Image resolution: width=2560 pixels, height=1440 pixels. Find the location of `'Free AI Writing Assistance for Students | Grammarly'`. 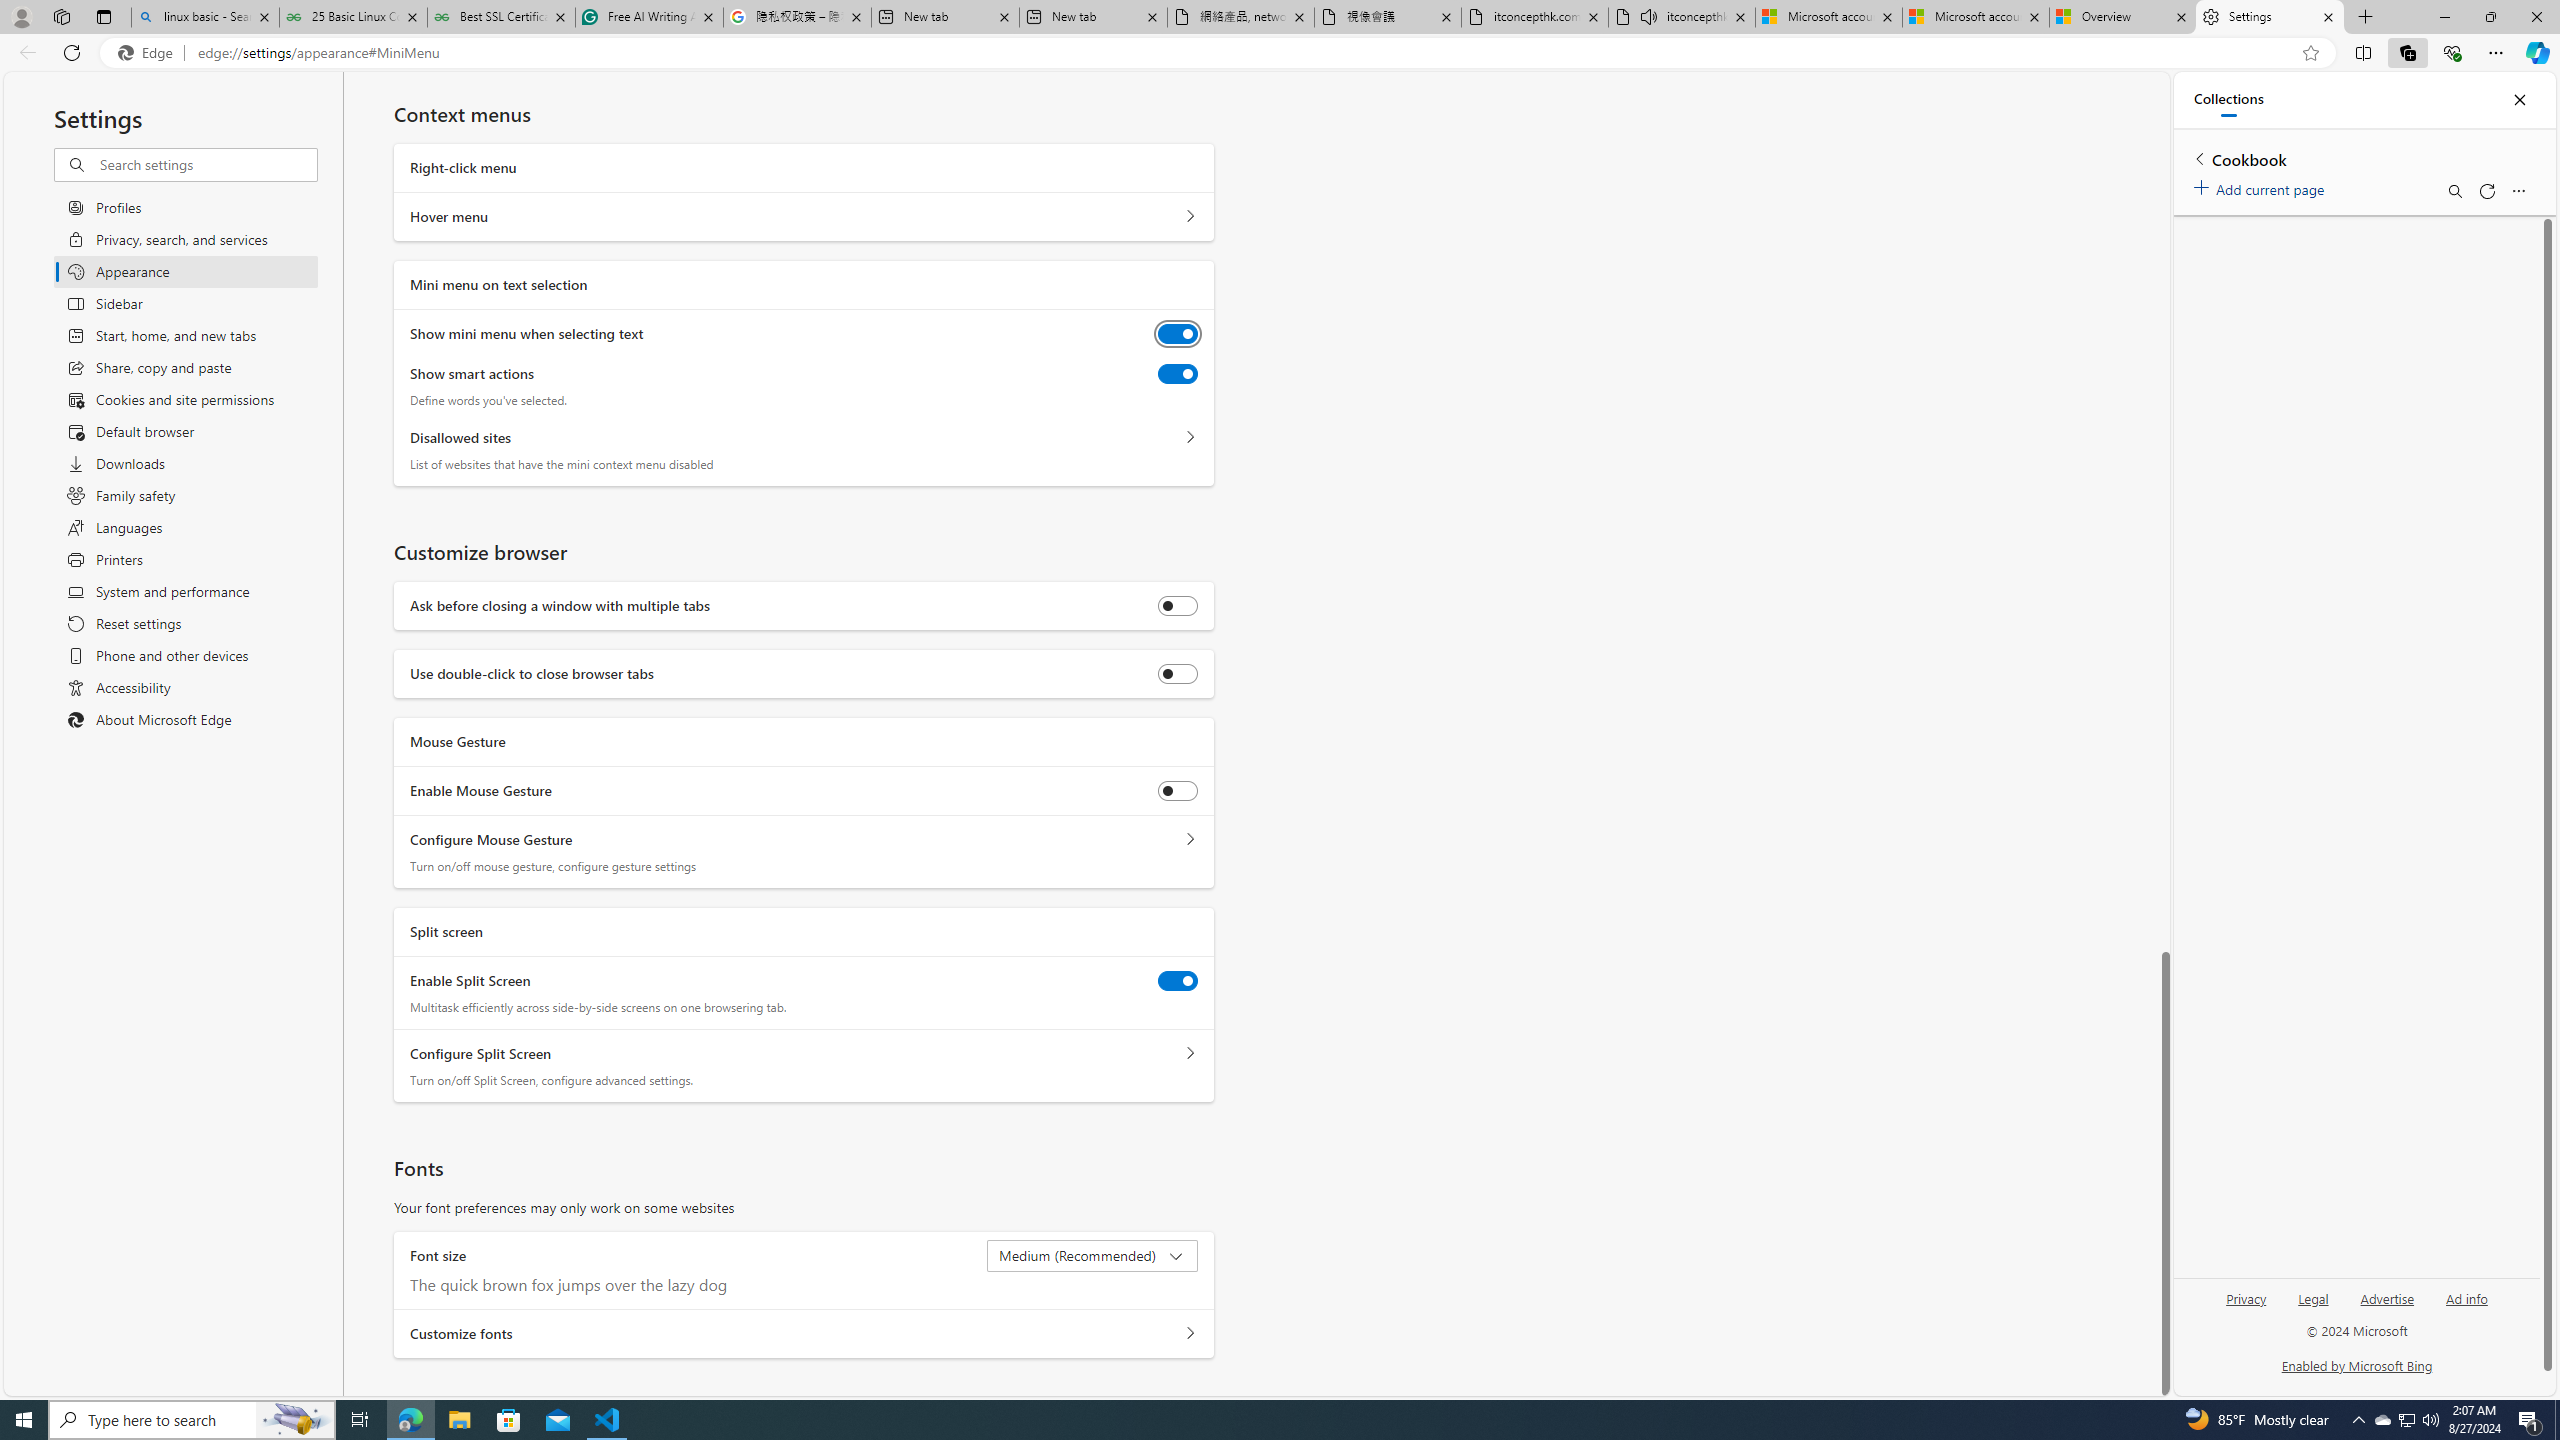

'Free AI Writing Assistance for Students | Grammarly' is located at coordinates (648, 16).